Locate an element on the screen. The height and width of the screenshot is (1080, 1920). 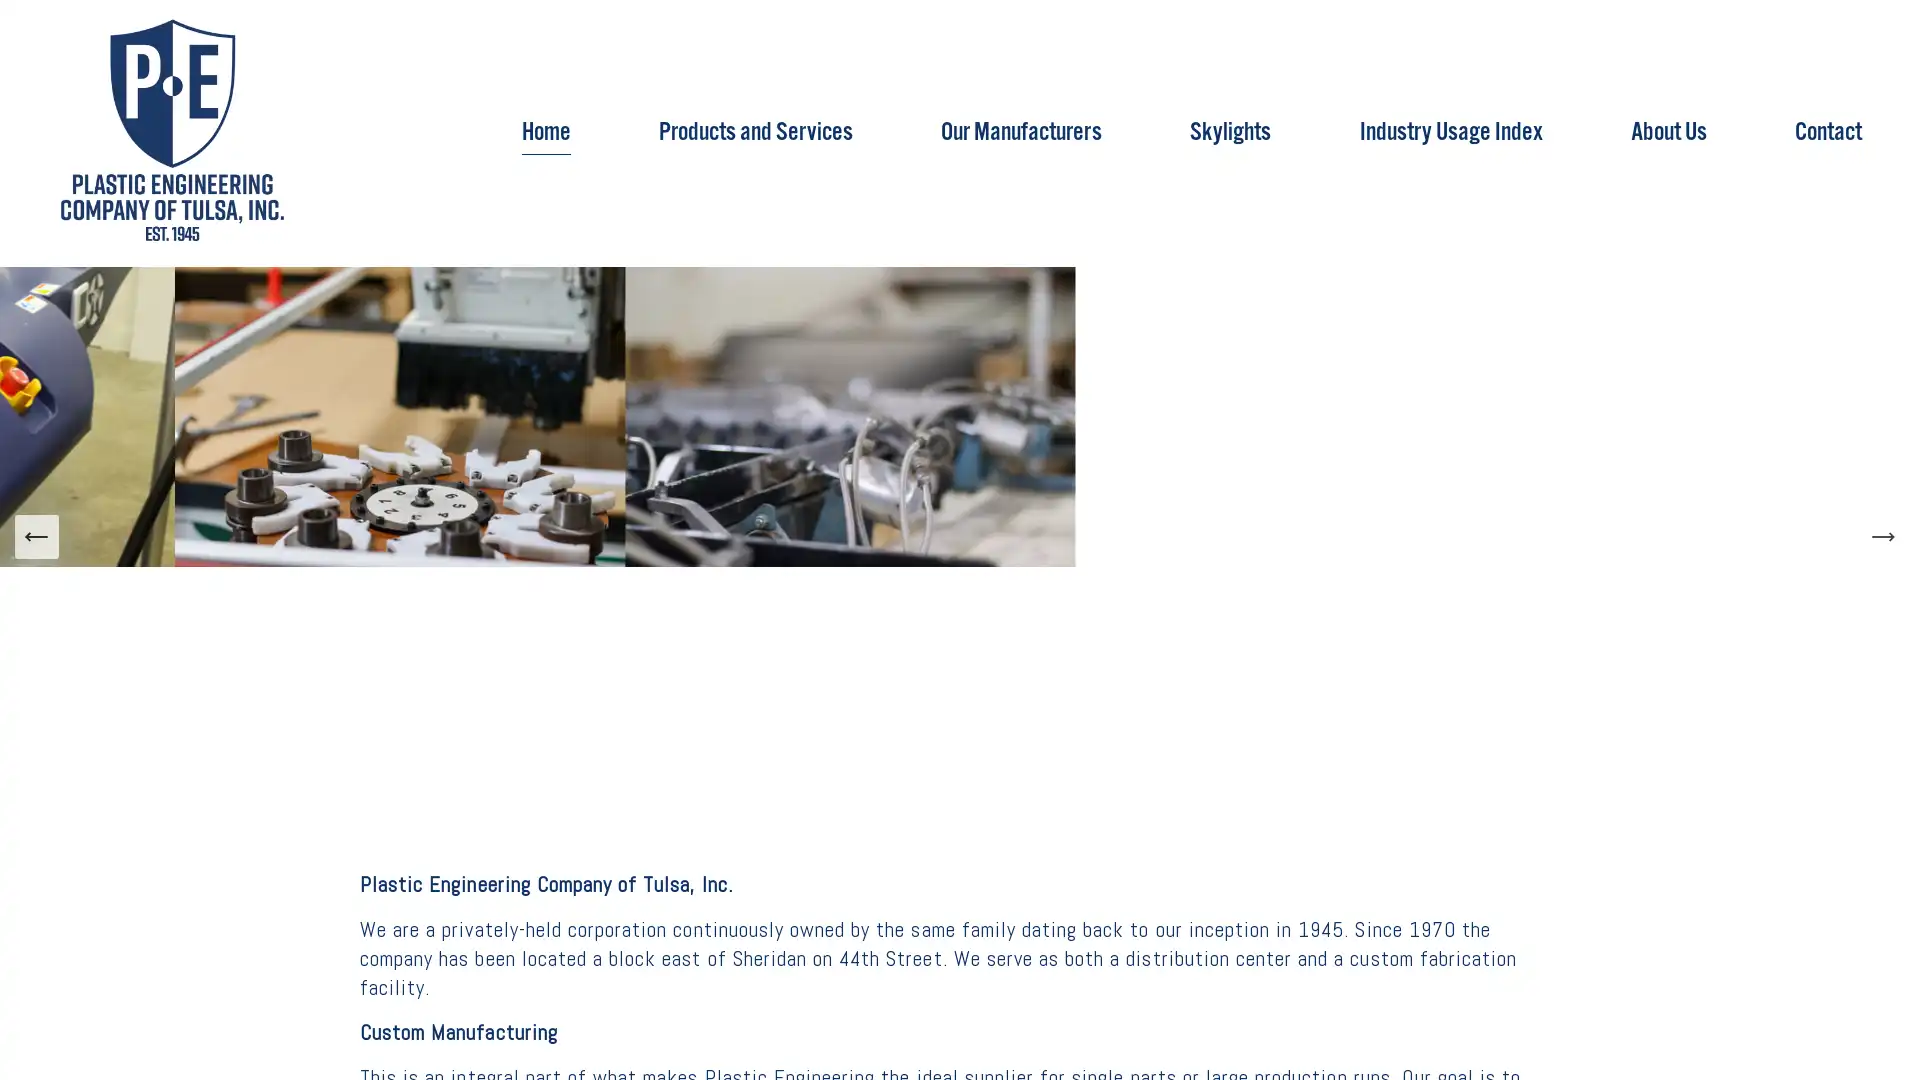
Previous Slide is located at coordinates (37, 535).